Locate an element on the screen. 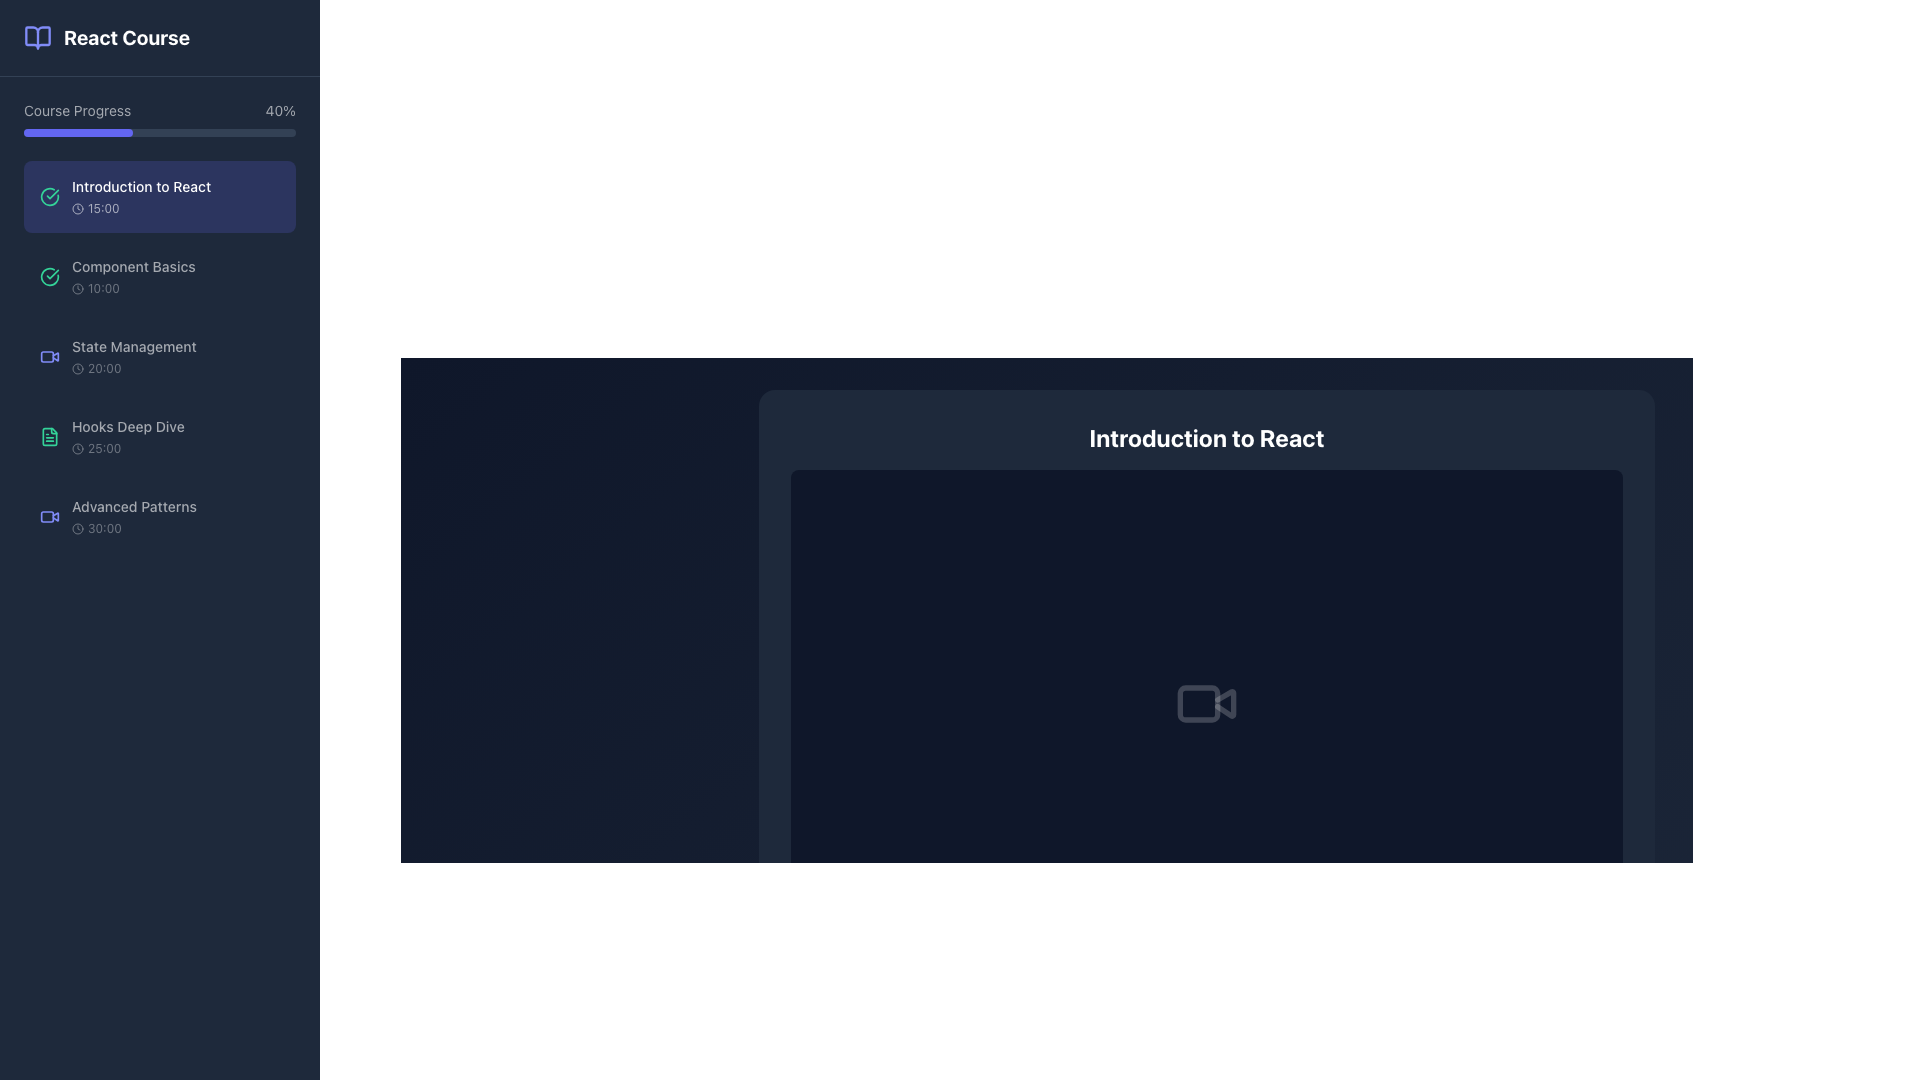  the decorative time-related icon located to the left of the text '30:00' in the 'Advanced Patterns' list item on the sidebar is located at coordinates (77, 527).